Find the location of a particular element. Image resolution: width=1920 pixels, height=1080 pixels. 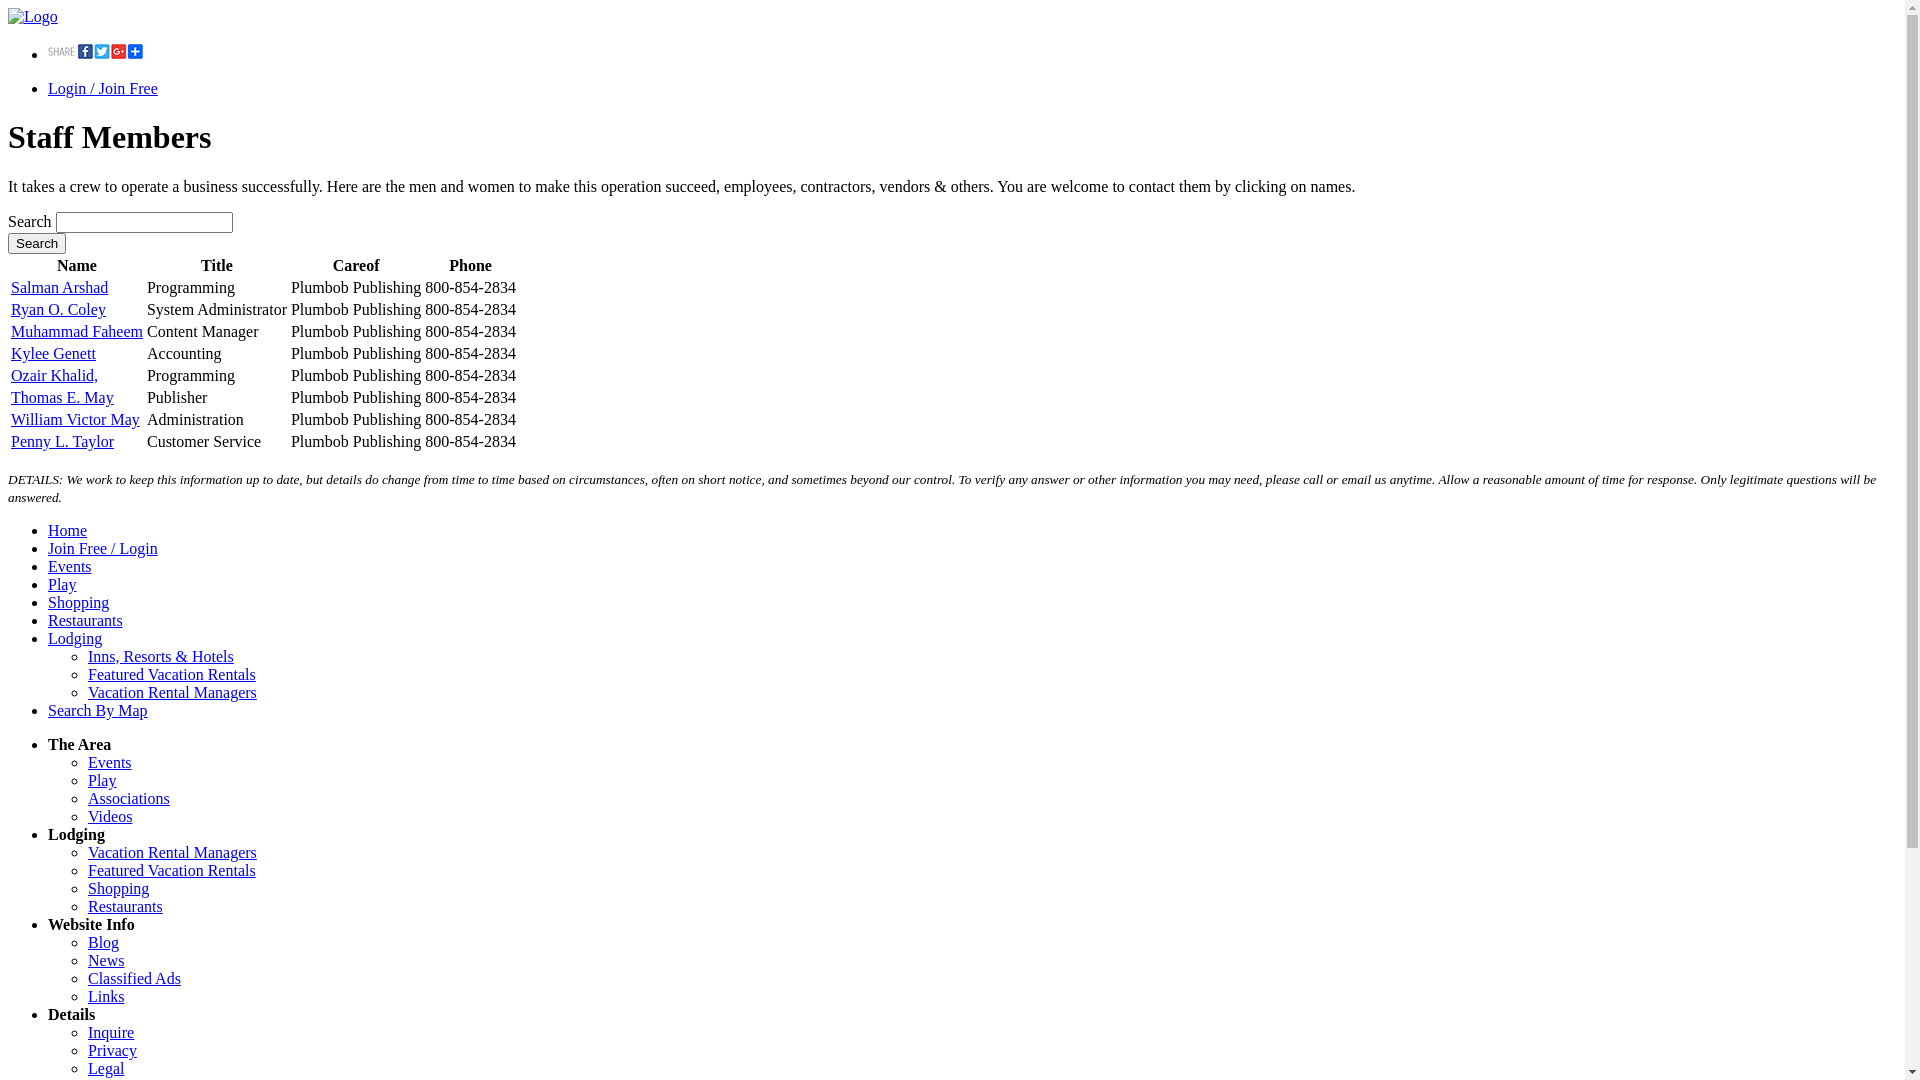

'News' is located at coordinates (86, 959).